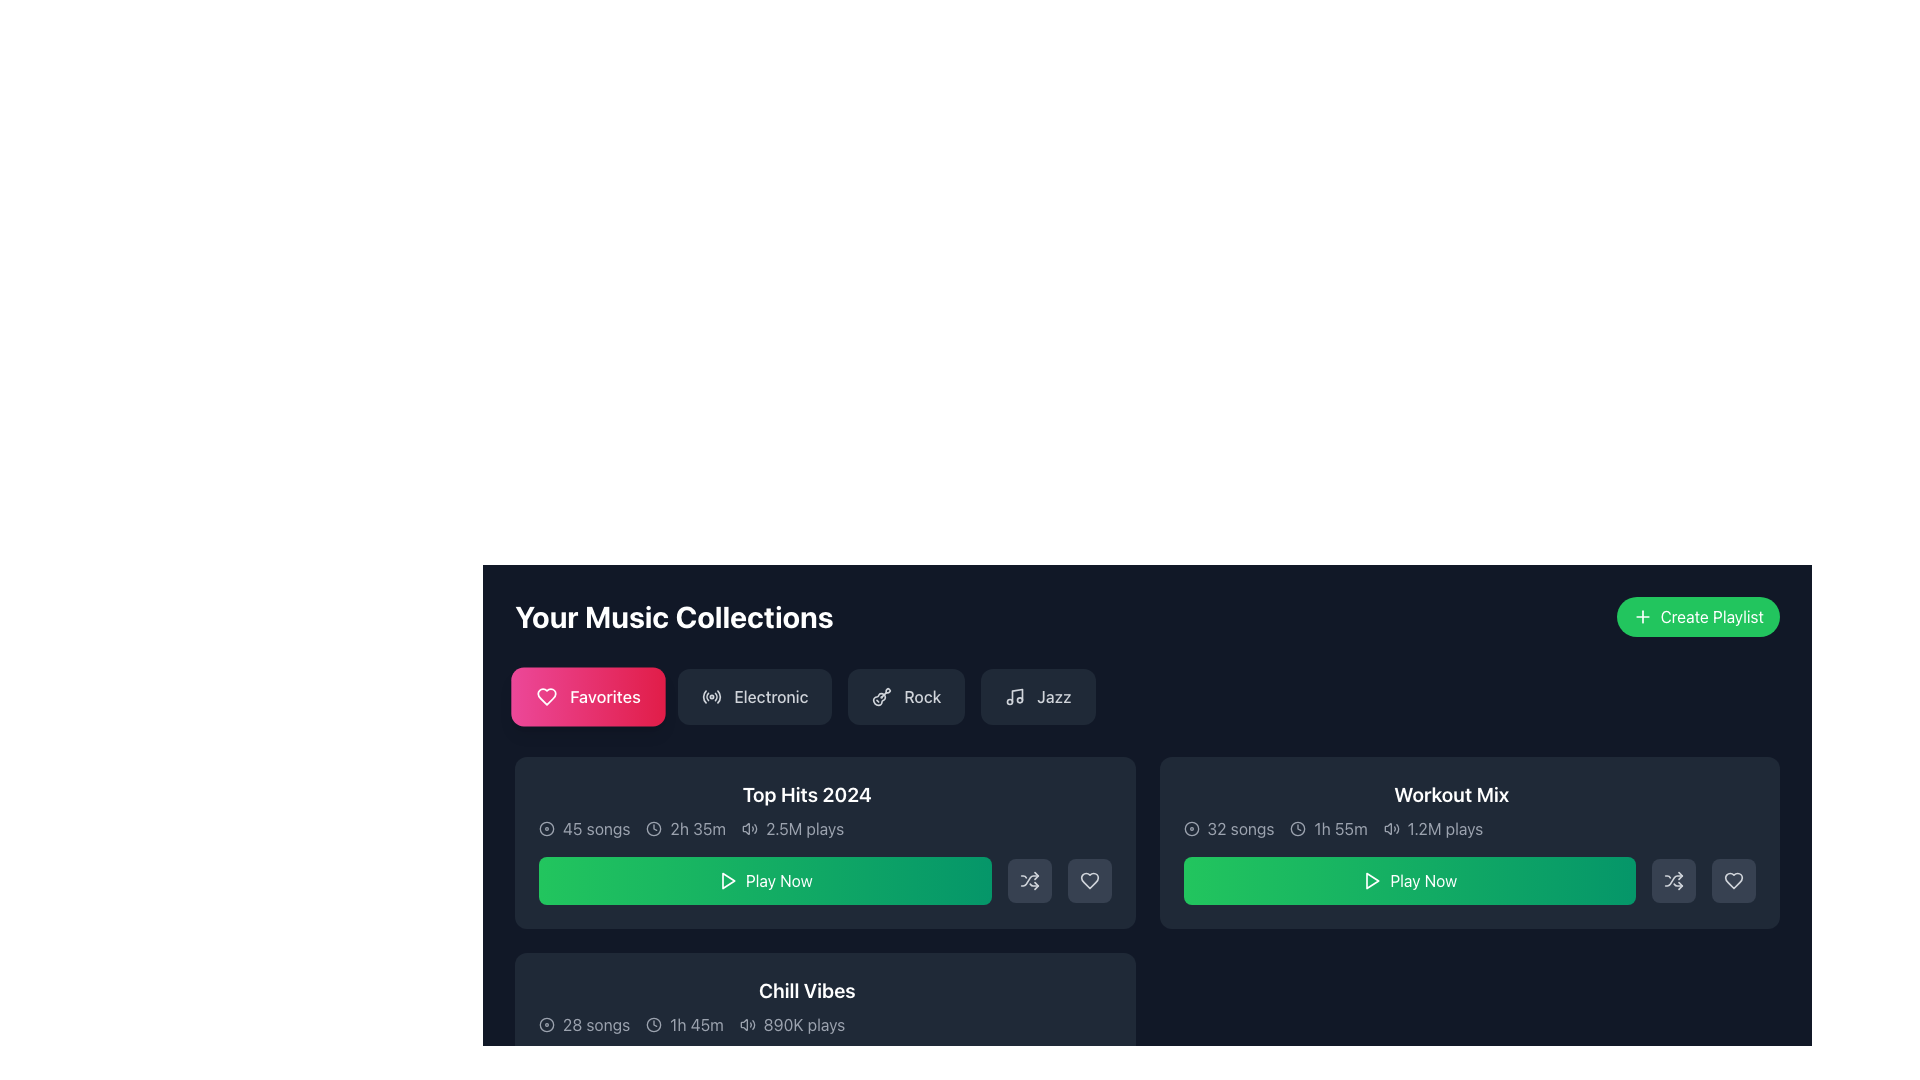 The image size is (1920, 1080). Describe the element at coordinates (1092, 995) in the screenshot. I see `the small circular button with a dark gray background located at the upper-right corner of the 'Chill Vibes' section in the 'Your Music Collections' interface` at that location.